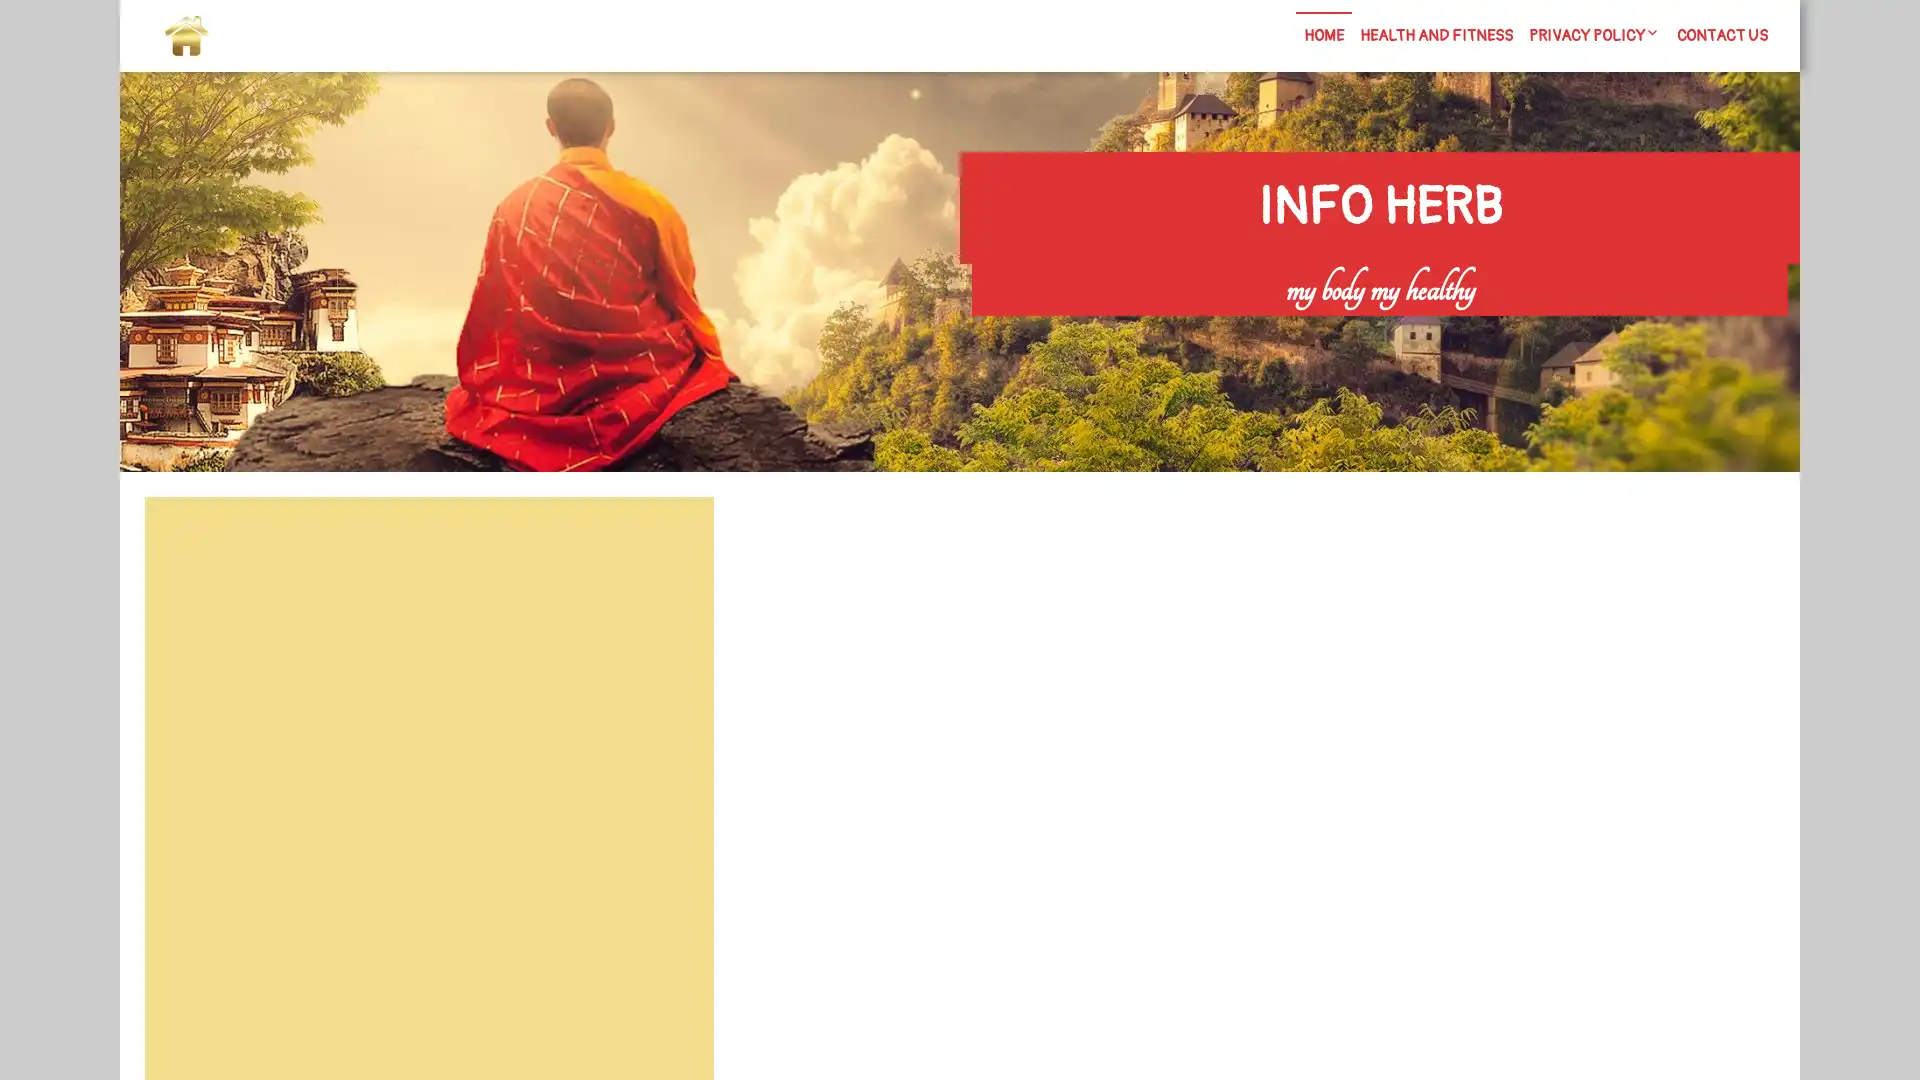 The height and width of the screenshot is (1080, 1920). I want to click on Search, so click(1557, 327).